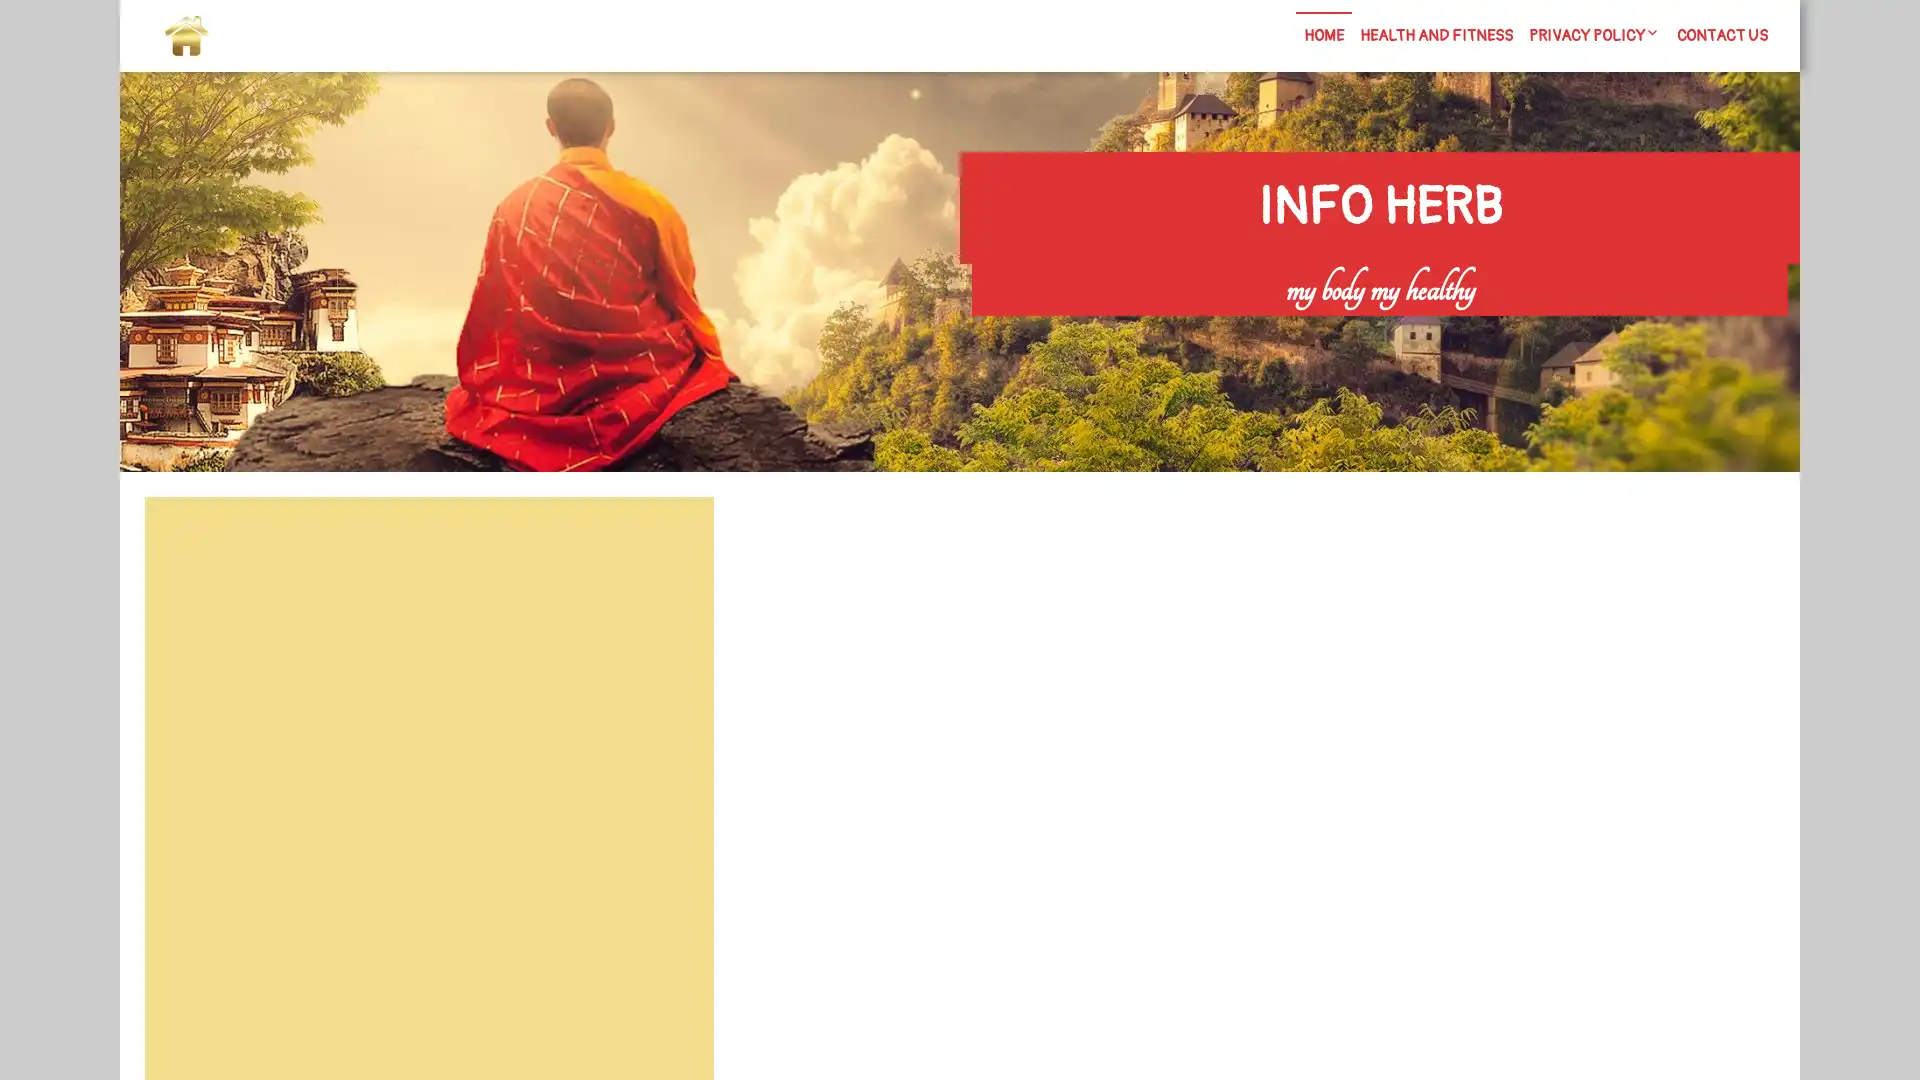 The height and width of the screenshot is (1080, 1920). I want to click on Search, so click(1557, 327).